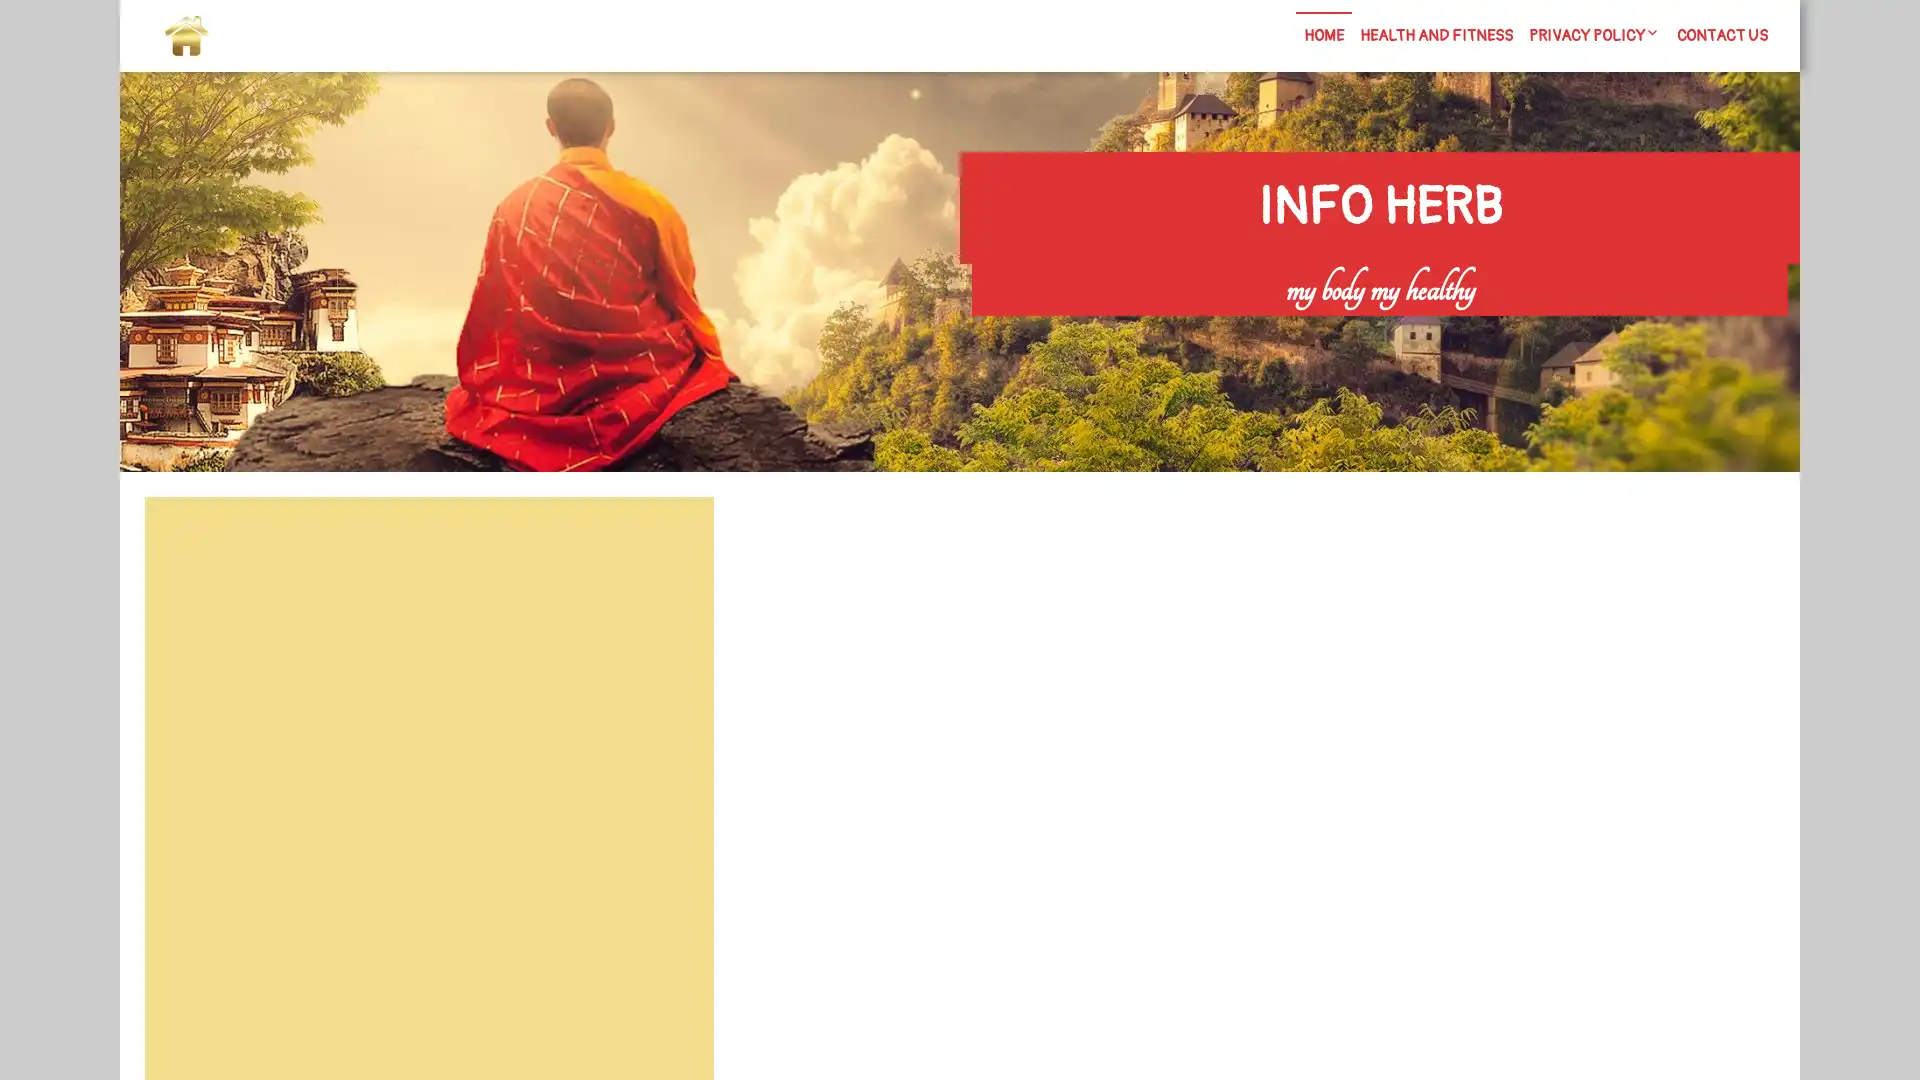 The height and width of the screenshot is (1080, 1920). I want to click on Search, so click(1557, 327).